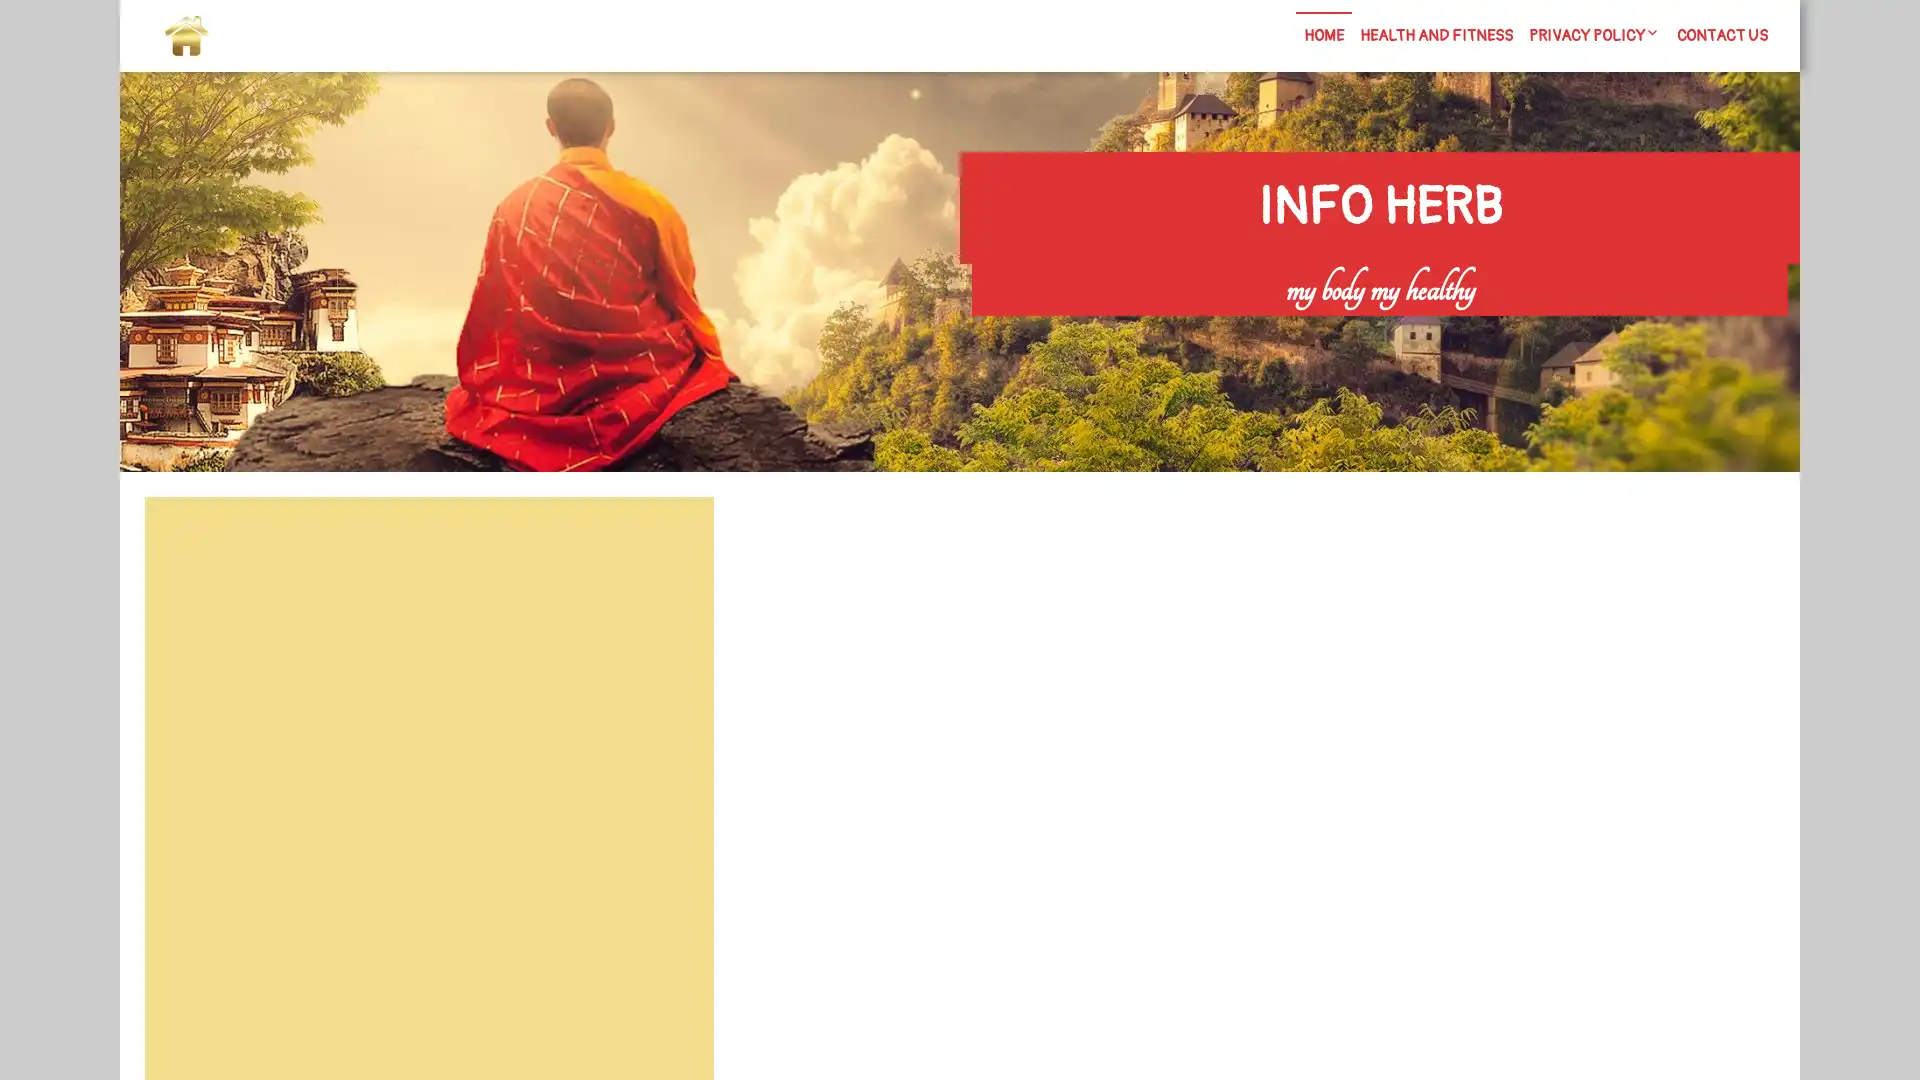 The height and width of the screenshot is (1080, 1920). I want to click on Search, so click(1557, 327).